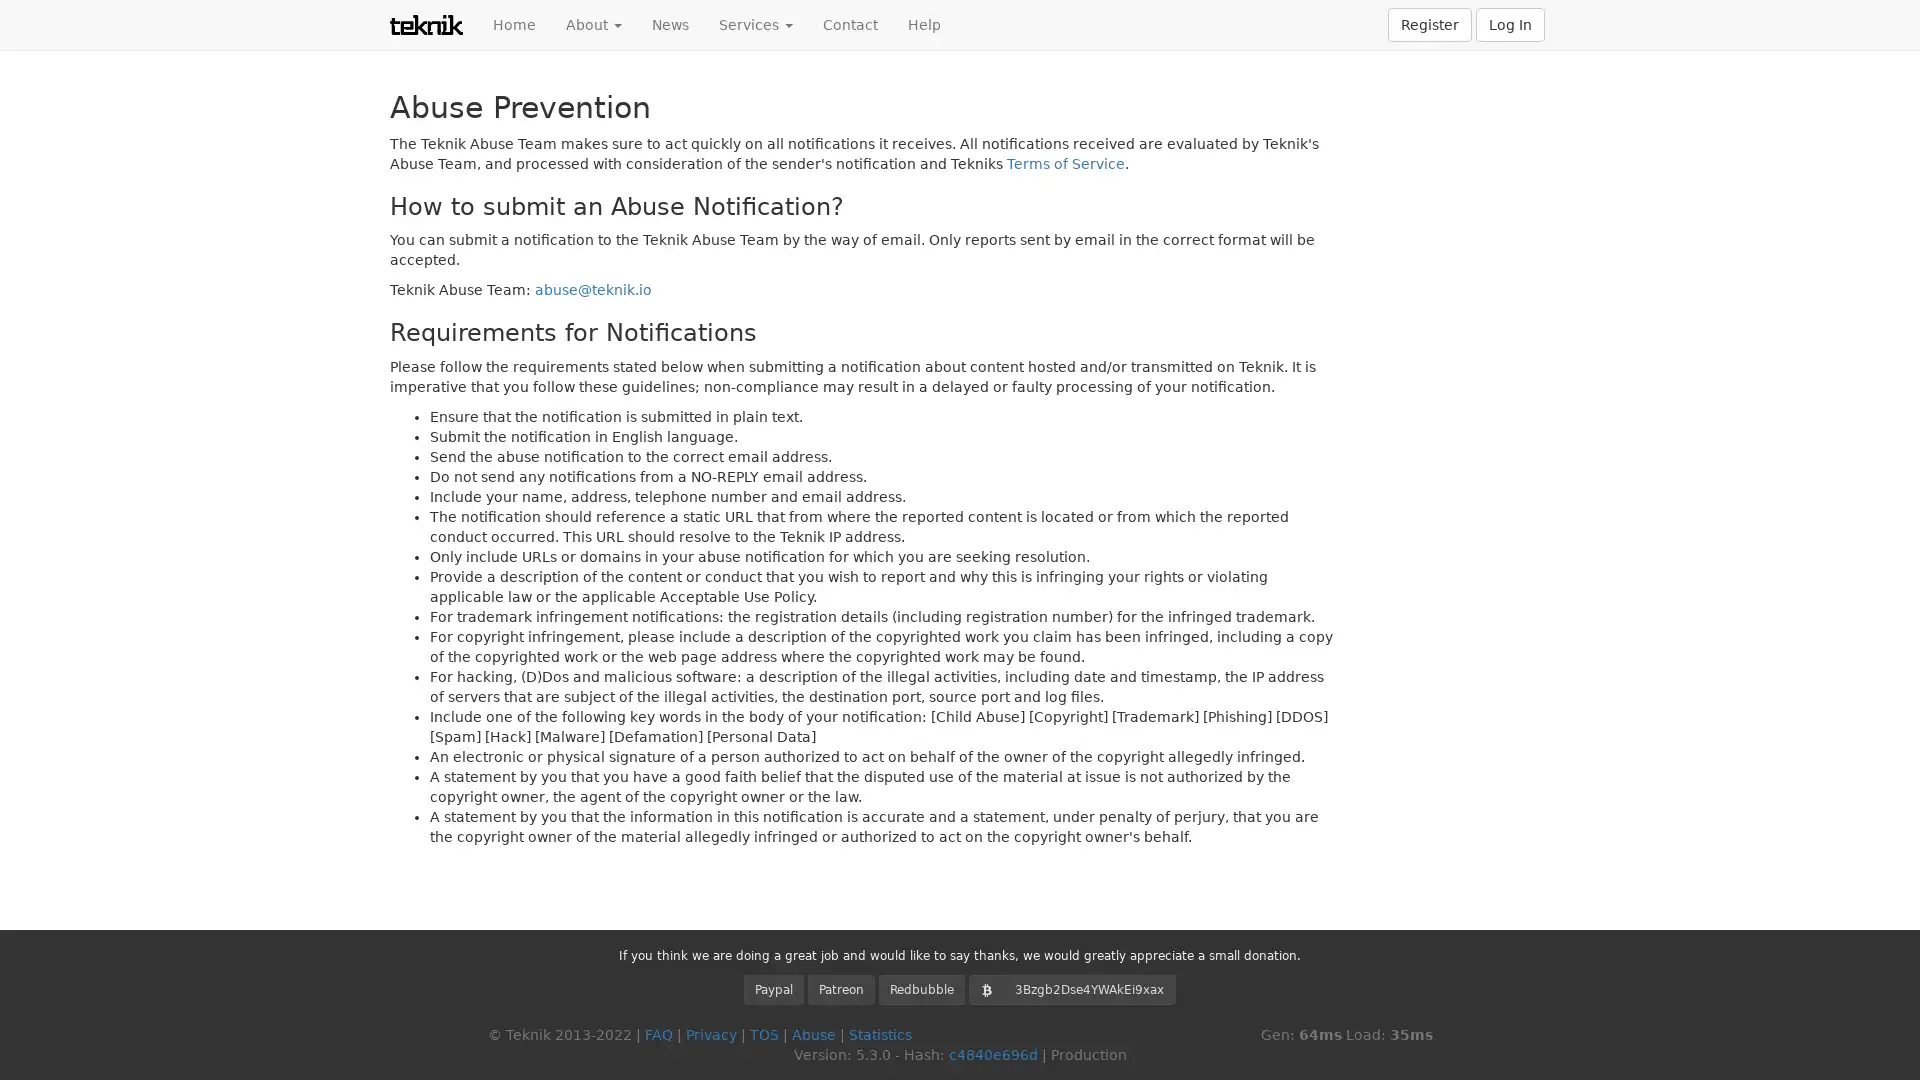 The image size is (1920, 1080). I want to click on Redbubble, so click(920, 990).